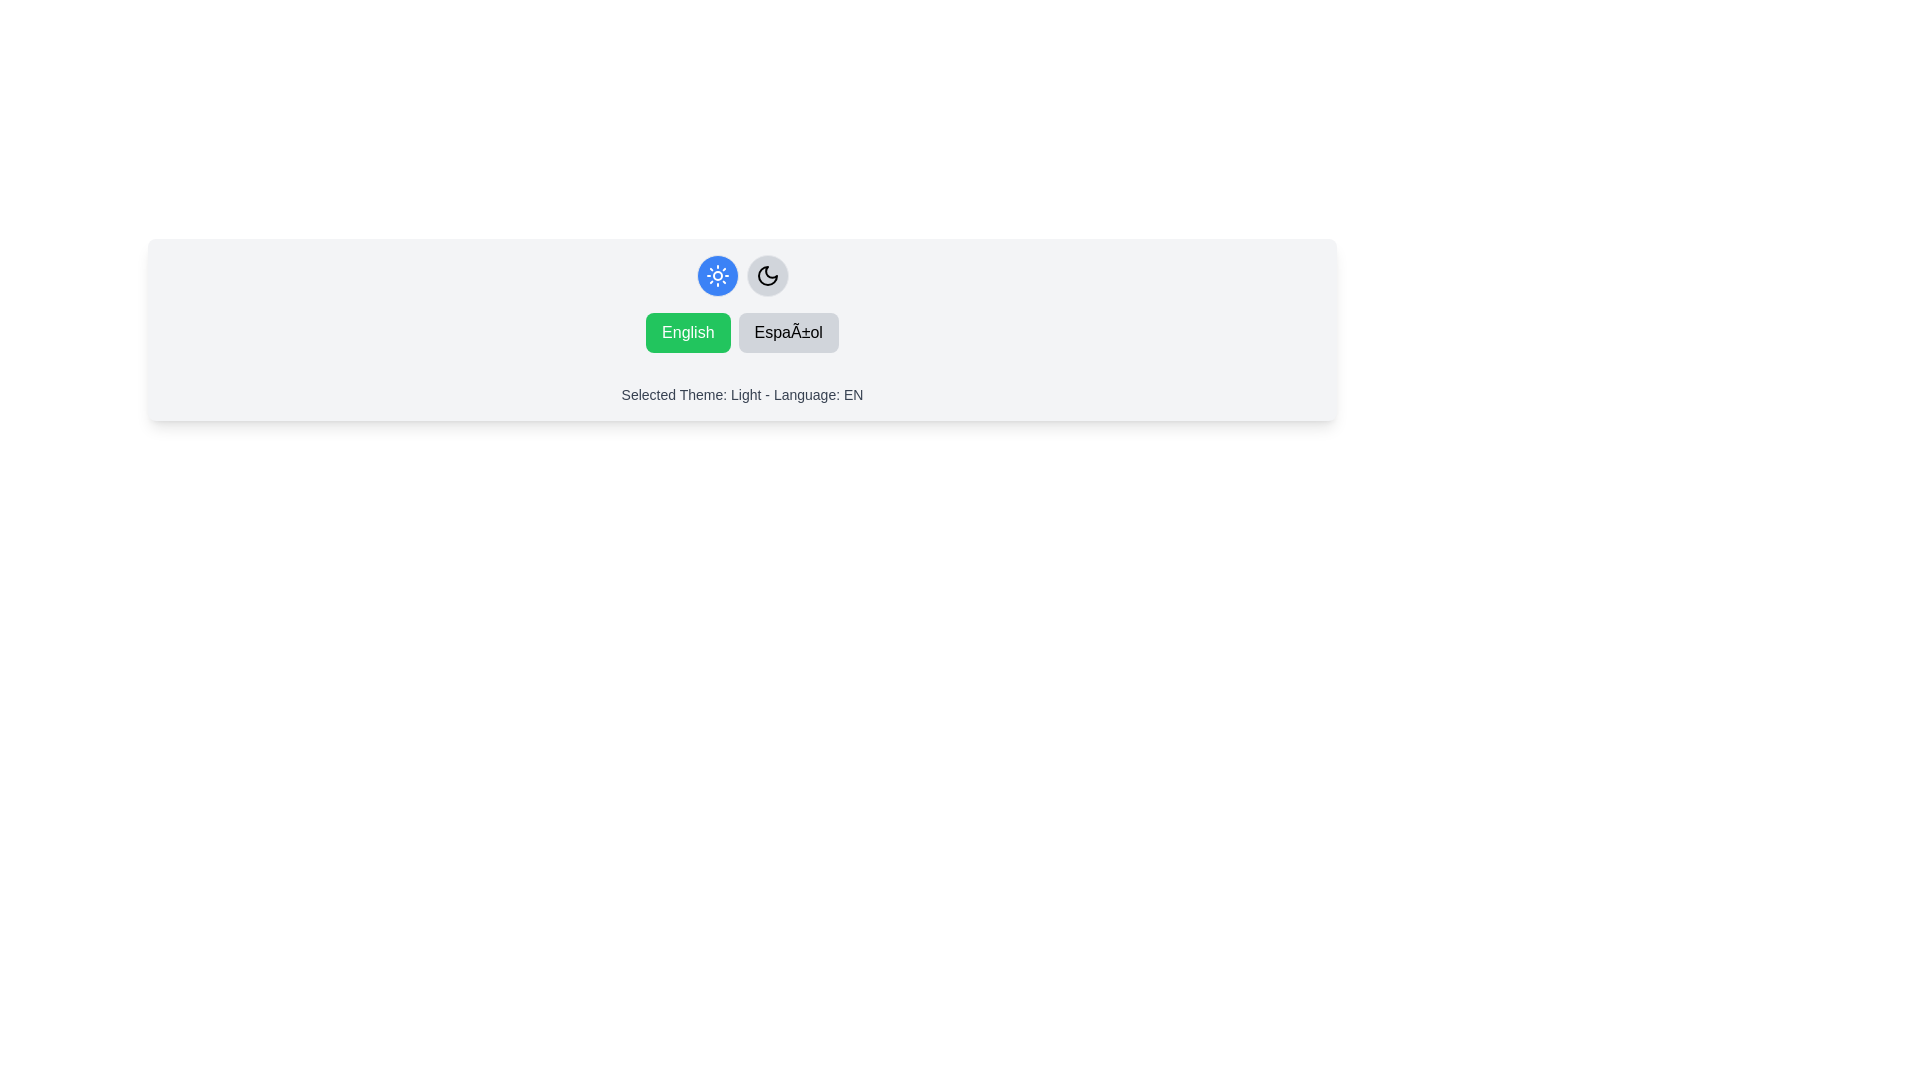 The image size is (1920, 1080). I want to click on the crescent moon icon button located at the top-center of the UI, so click(766, 276).